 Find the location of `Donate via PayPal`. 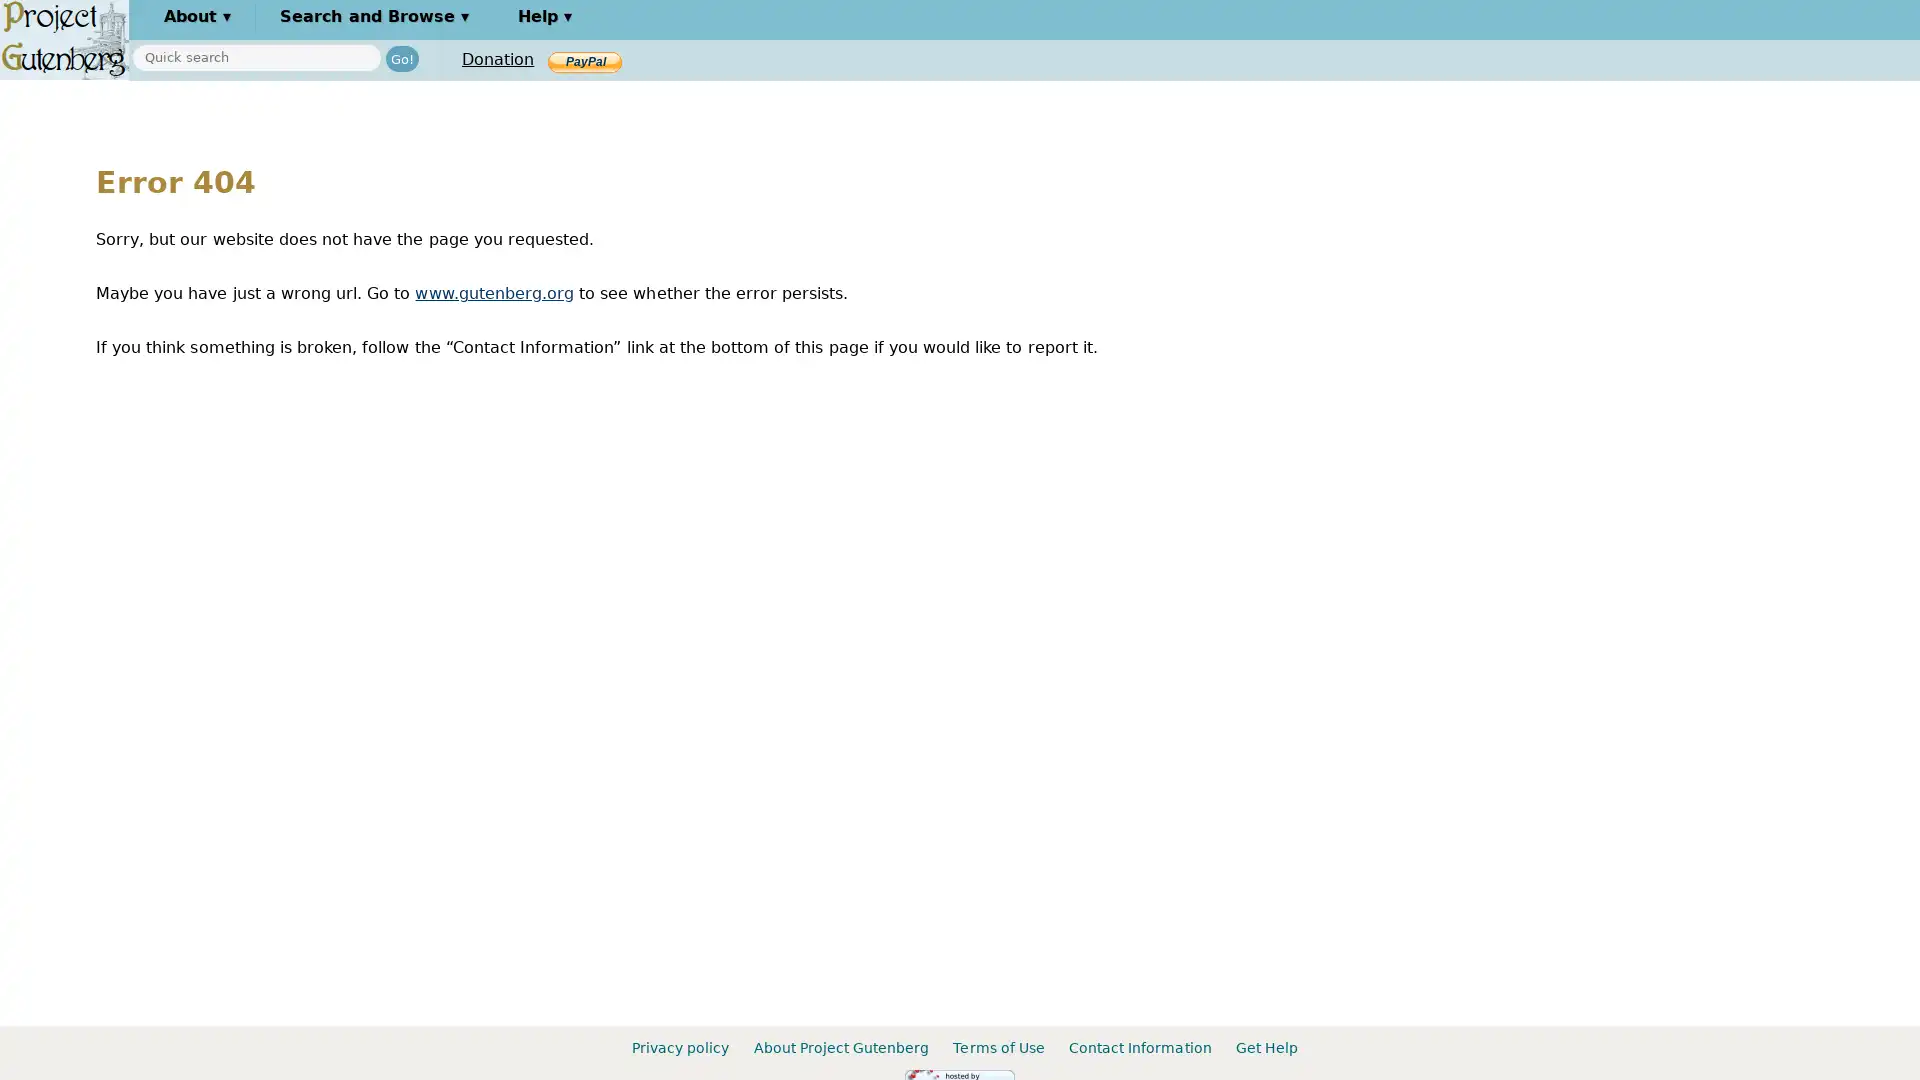

Donate via PayPal is located at coordinates (584, 60).